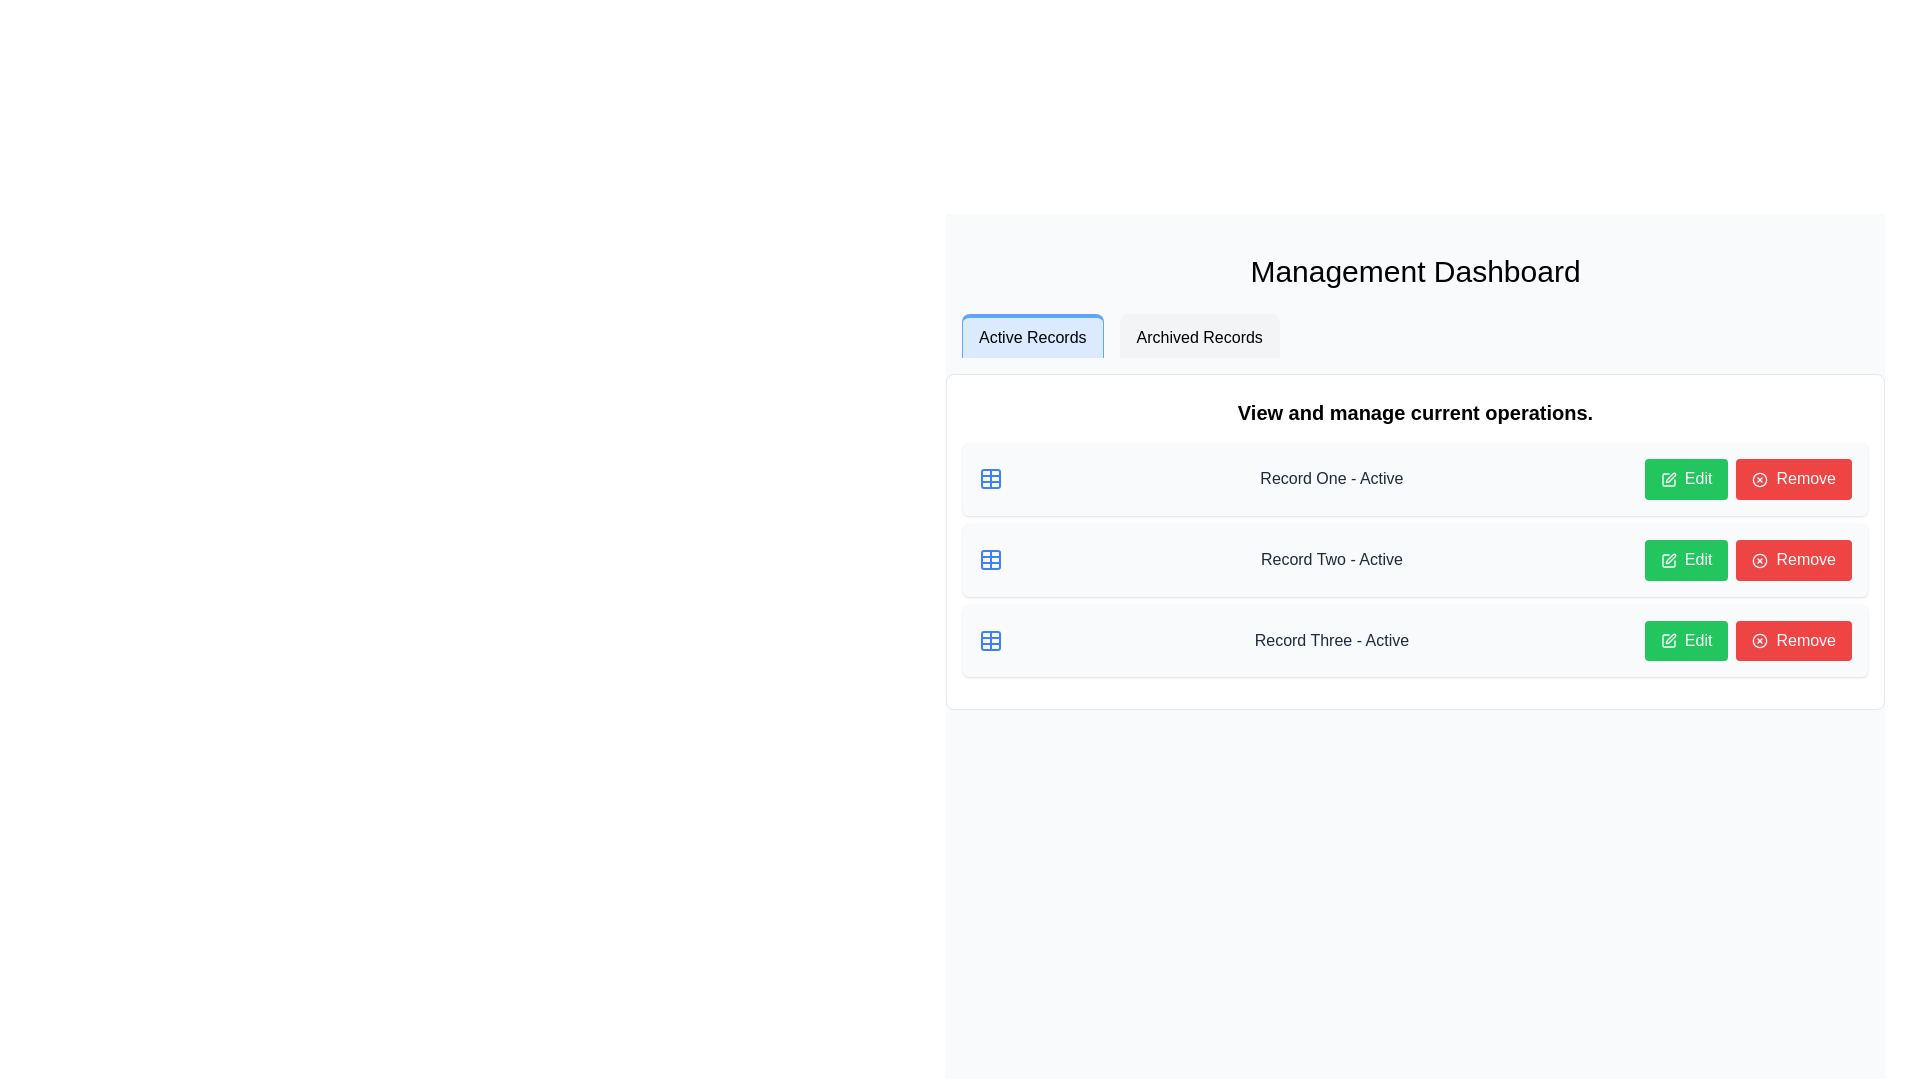  What do you see at coordinates (990, 640) in the screenshot?
I see `the blue table-like icon with grid patterns located to the left of the text 'Record Three - Active' in the third row of the 'Active Records' tab` at bounding box center [990, 640].